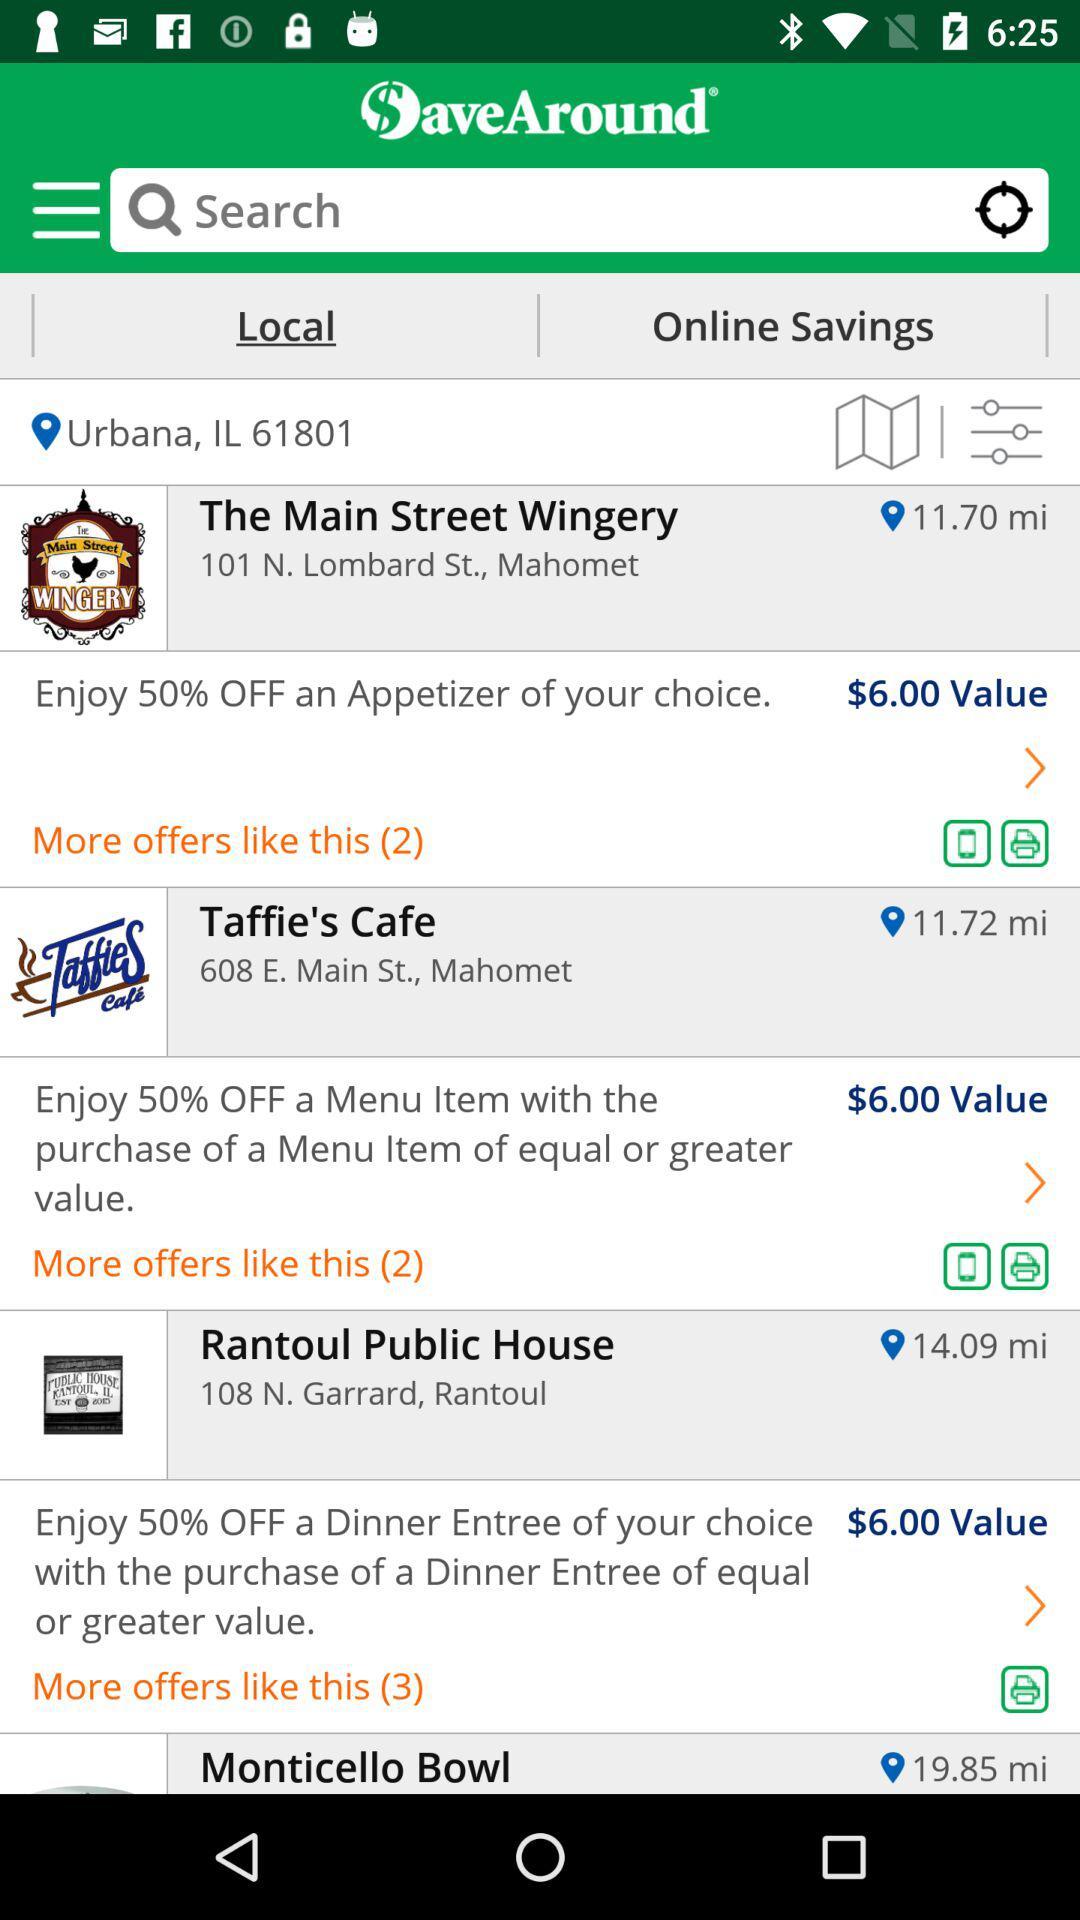  Describe the element at coordinates (64, 210) in the screenshot. I see `the option button which is left hand side of search tool` at that location.